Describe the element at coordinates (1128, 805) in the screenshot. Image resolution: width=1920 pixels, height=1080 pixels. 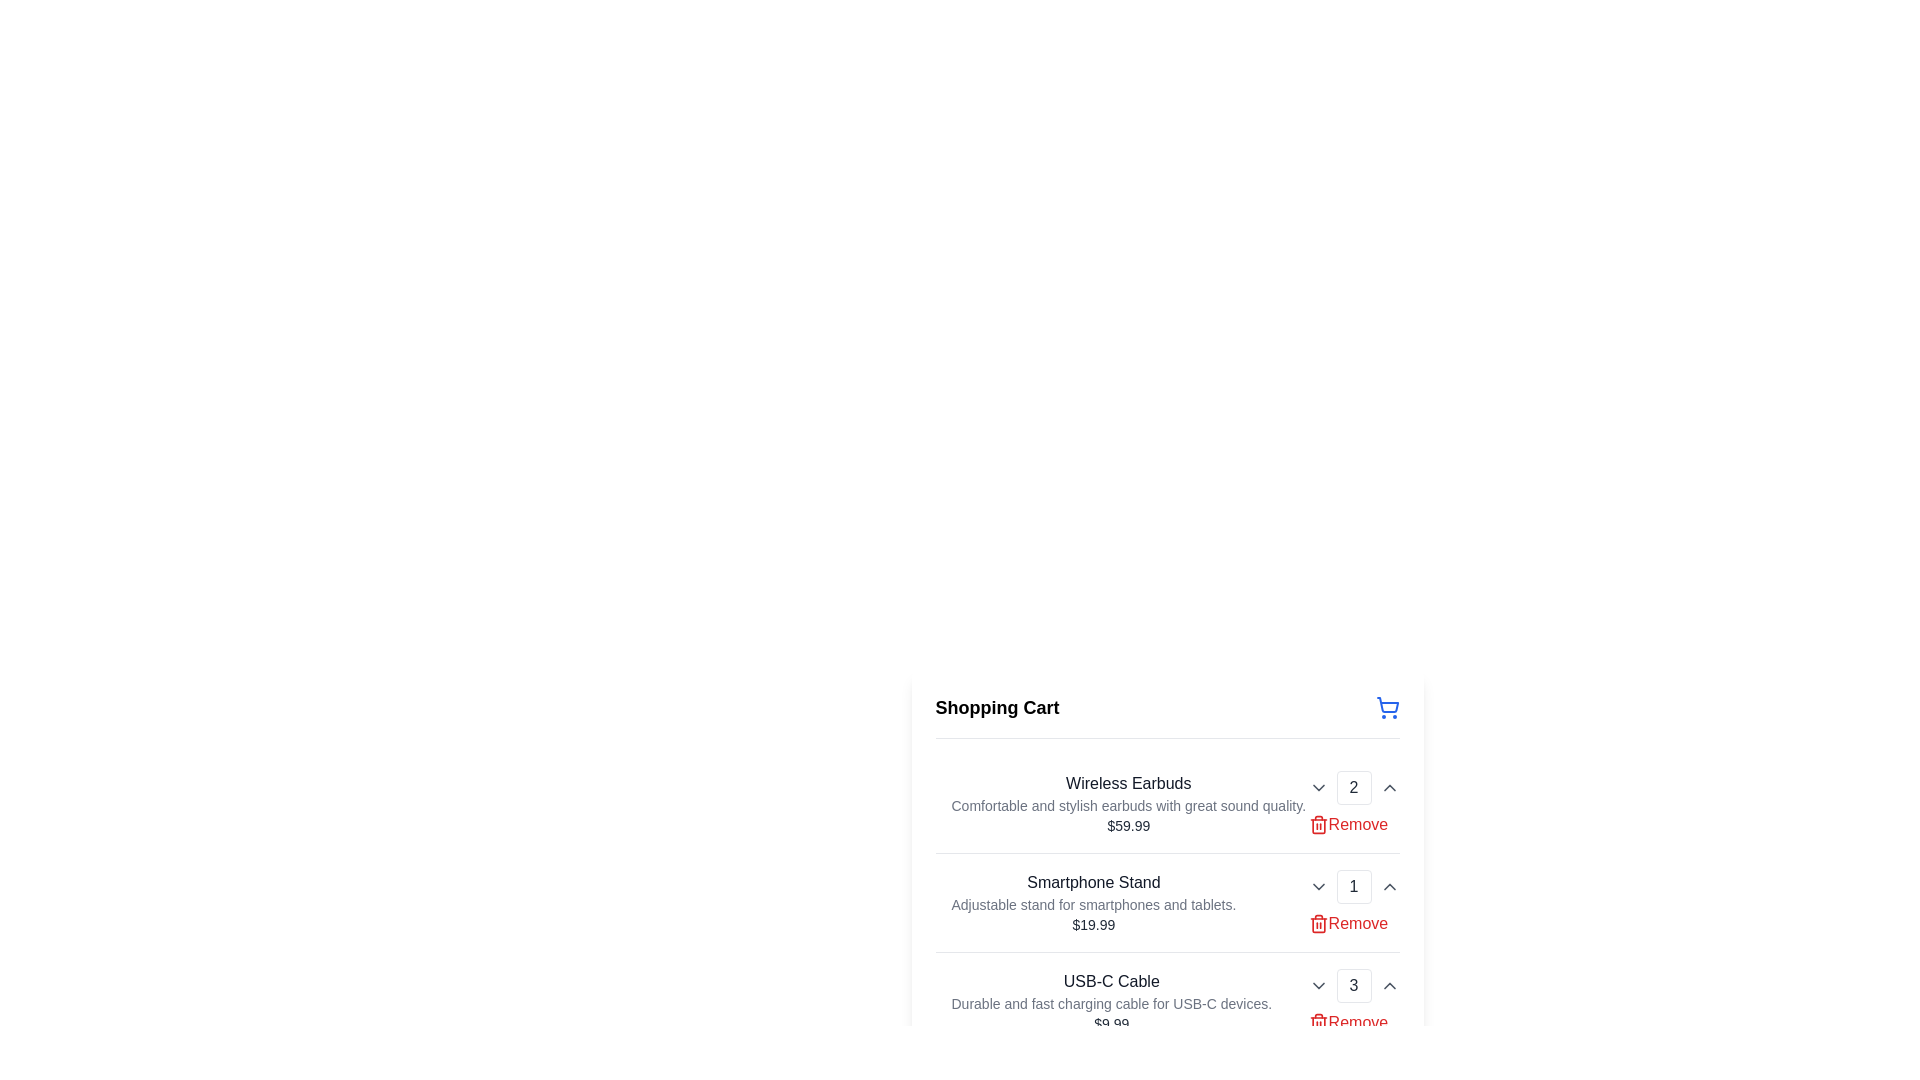
I see `descriptive text element that contains the content 'Comfortable and stylish earbuds with great sound quality.' located beneath the heading 'Wireless Earbuds' and above the price '$59.99'` at that location.